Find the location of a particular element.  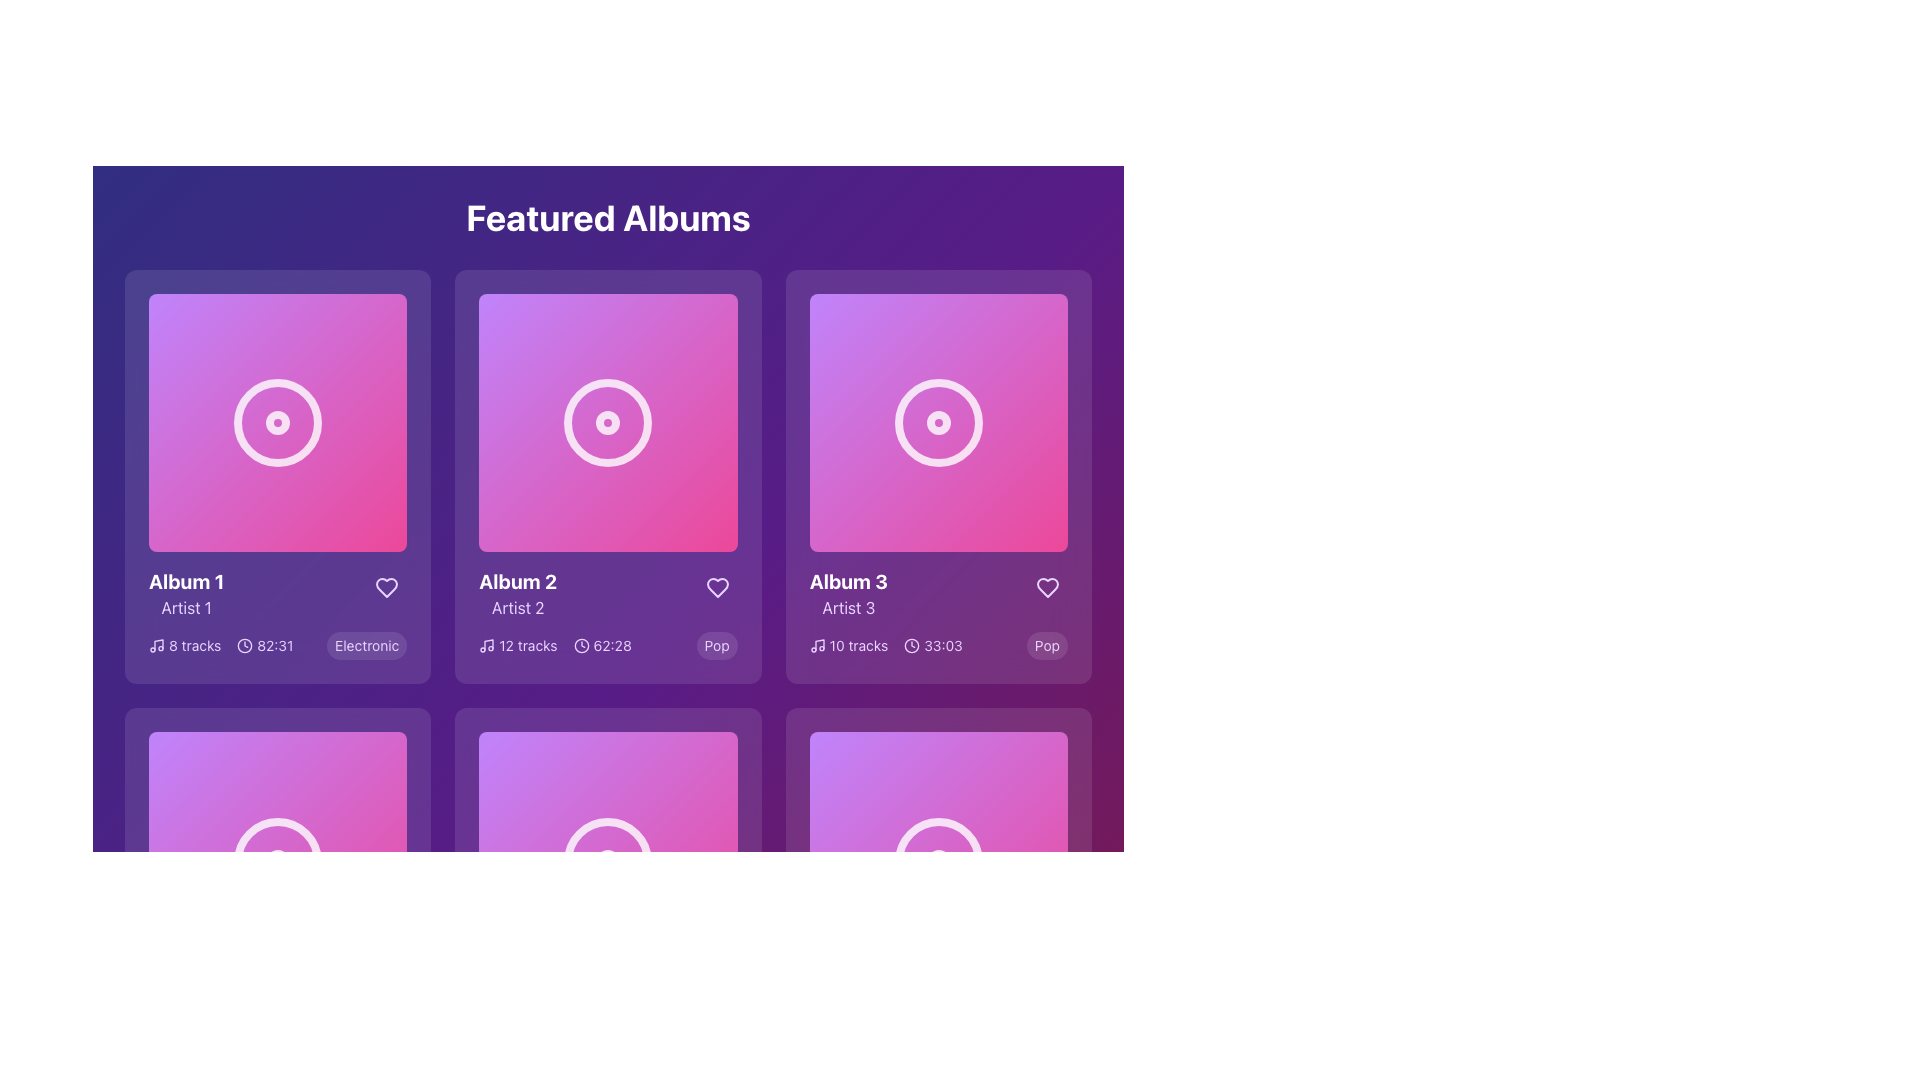

the album icon located at the center of the grid, specifically the fourth card in the layout is located at coordinates (607, 860).